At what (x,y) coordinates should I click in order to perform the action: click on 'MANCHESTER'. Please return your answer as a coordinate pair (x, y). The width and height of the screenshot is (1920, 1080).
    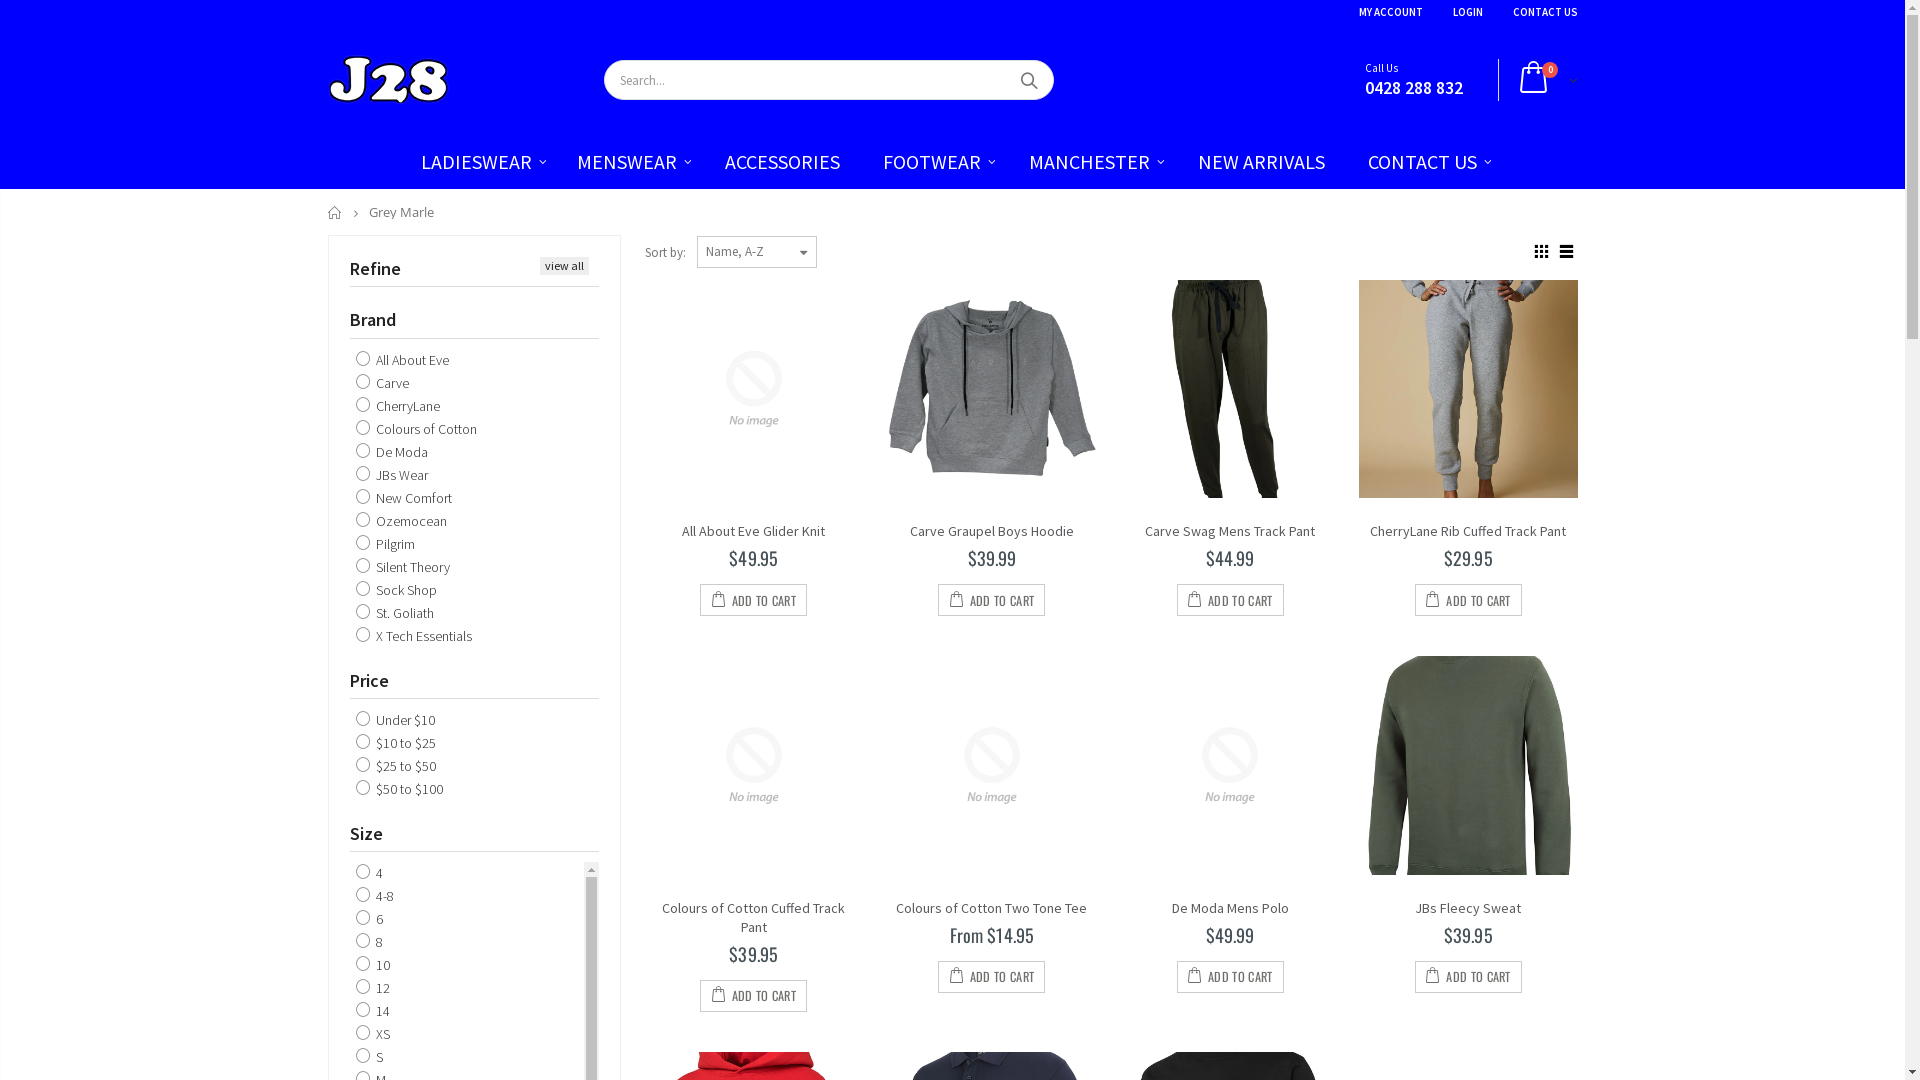
    Looking at the image, I should click on (1008, 161).